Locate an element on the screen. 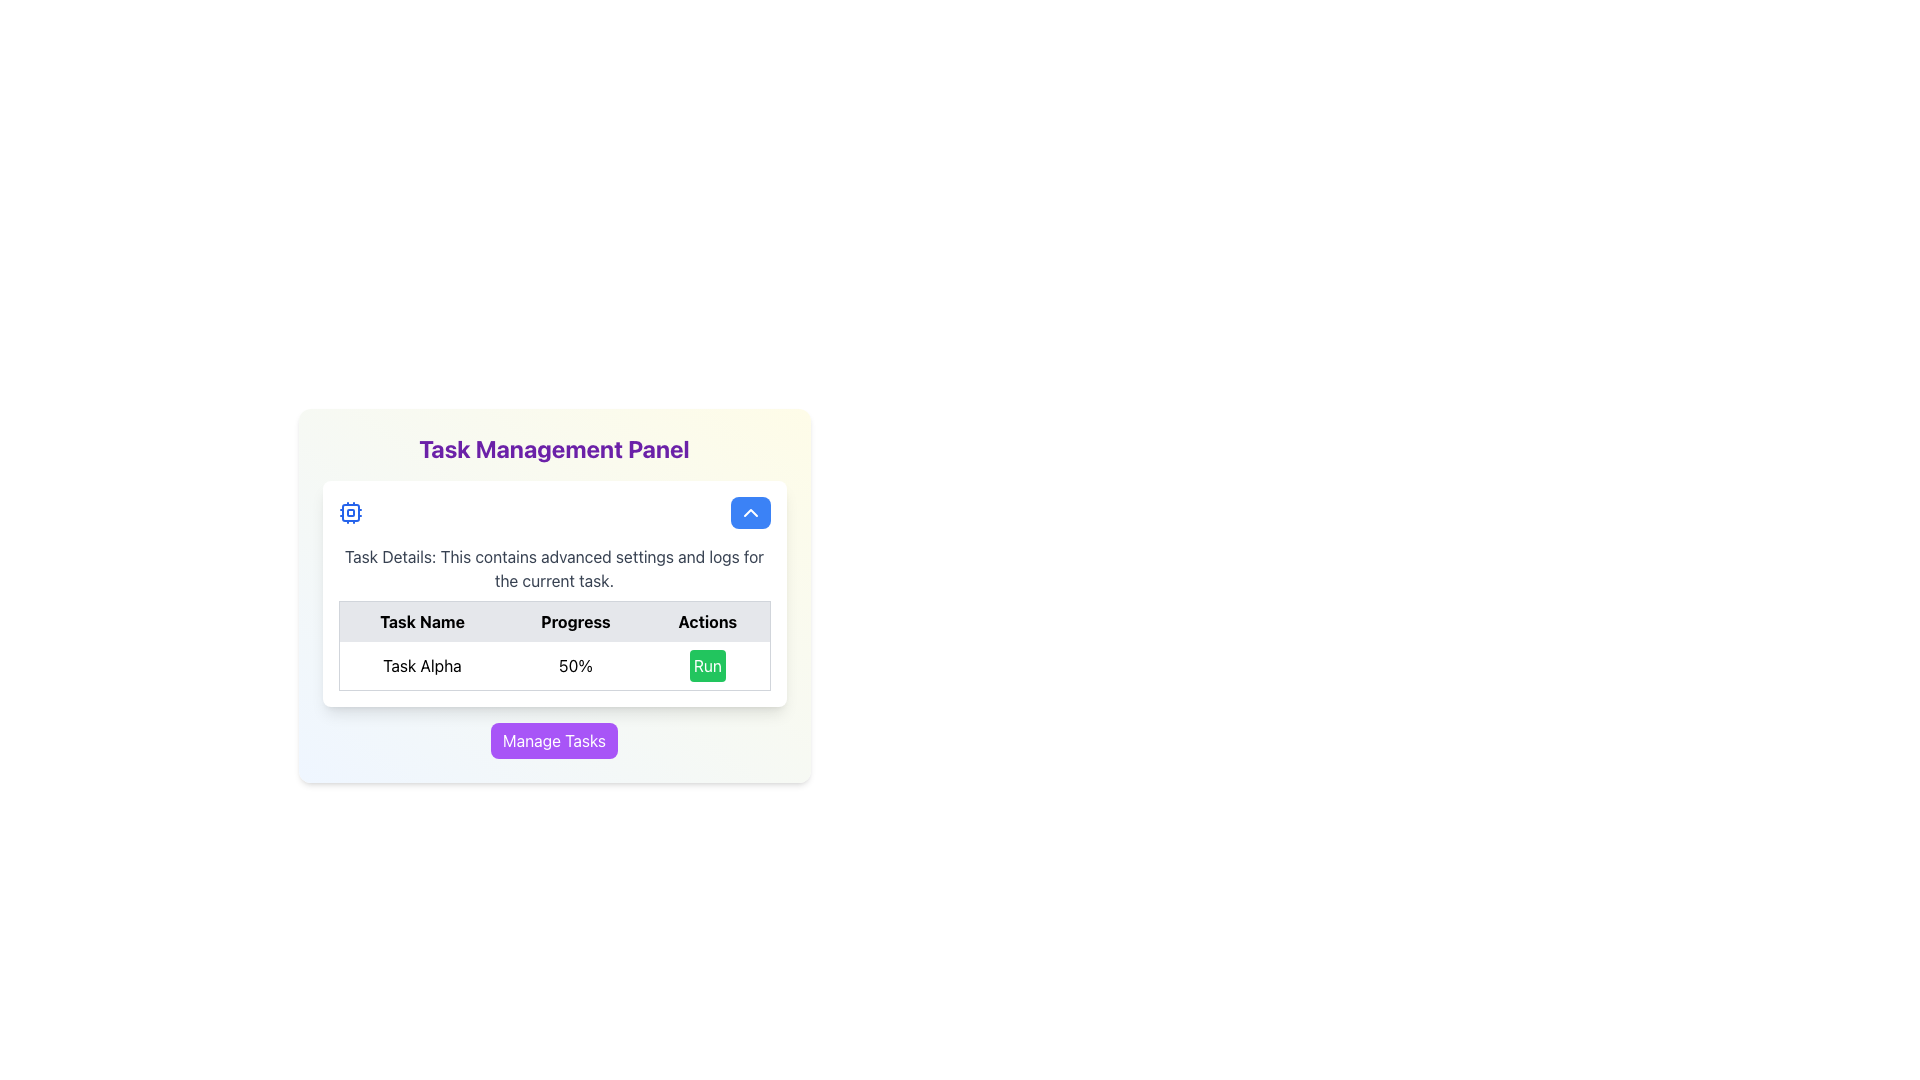 This screenshot has width=1920, height=1080. the Chevron icon located at the top-right corner of the 'Task Management Panel' to receive visual feedback is located at coordinates (749, 512).